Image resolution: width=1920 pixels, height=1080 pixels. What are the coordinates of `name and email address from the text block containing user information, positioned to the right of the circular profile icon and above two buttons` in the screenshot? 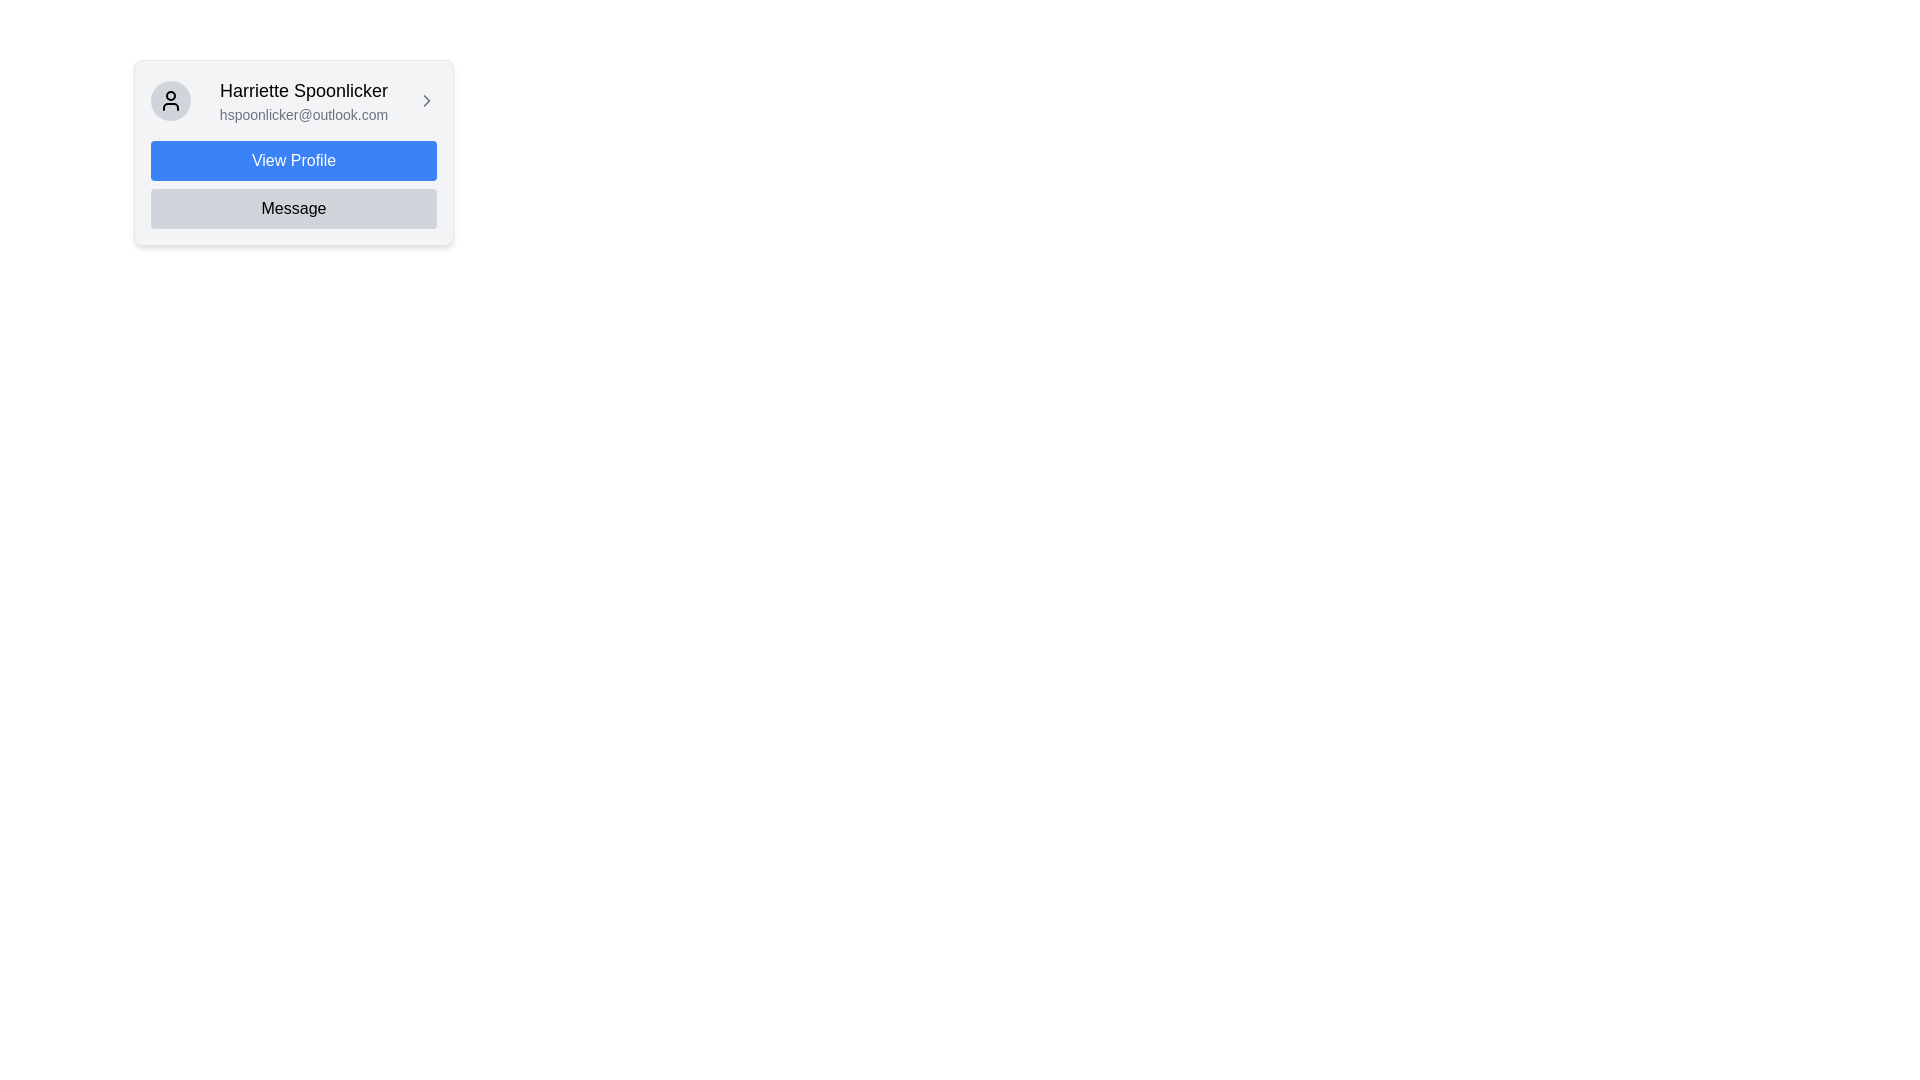 It's located at (302, 100).